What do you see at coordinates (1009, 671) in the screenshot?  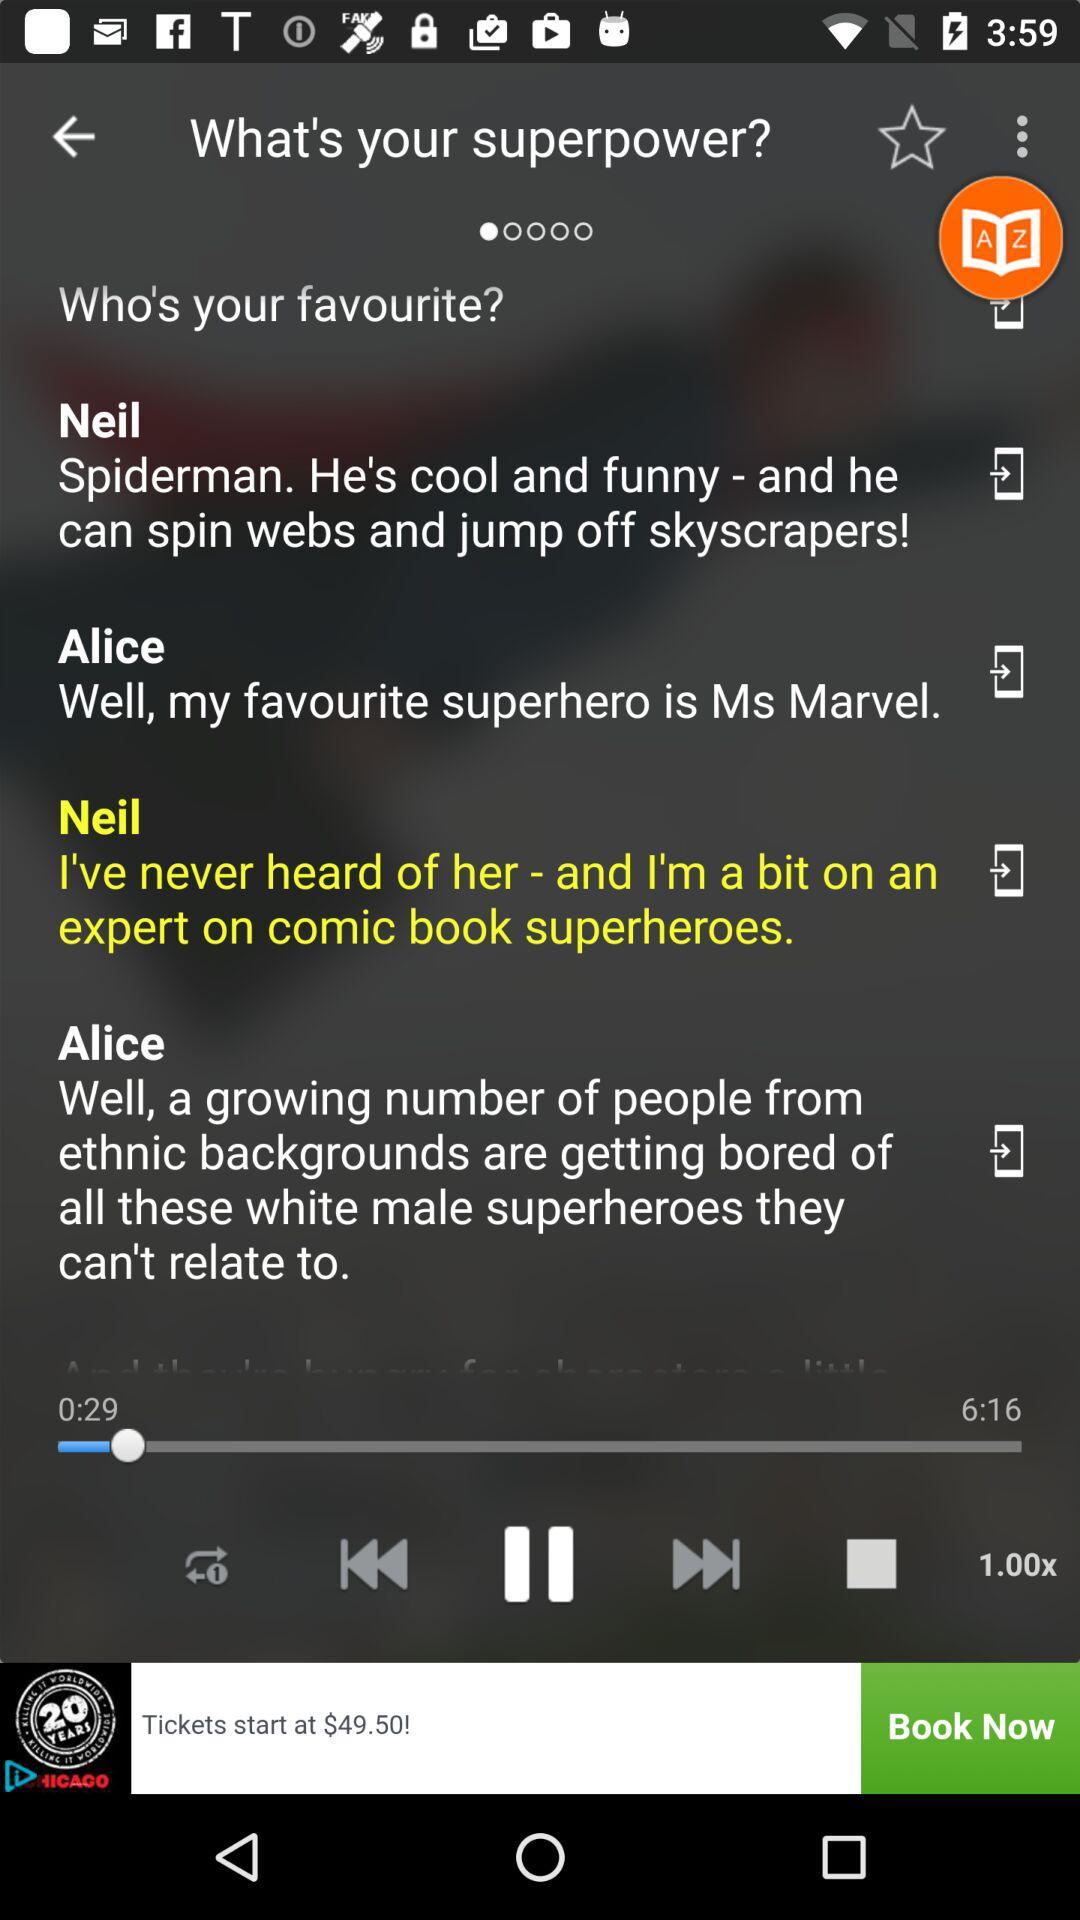 I see `this post` at bounding box center [1009, 671].